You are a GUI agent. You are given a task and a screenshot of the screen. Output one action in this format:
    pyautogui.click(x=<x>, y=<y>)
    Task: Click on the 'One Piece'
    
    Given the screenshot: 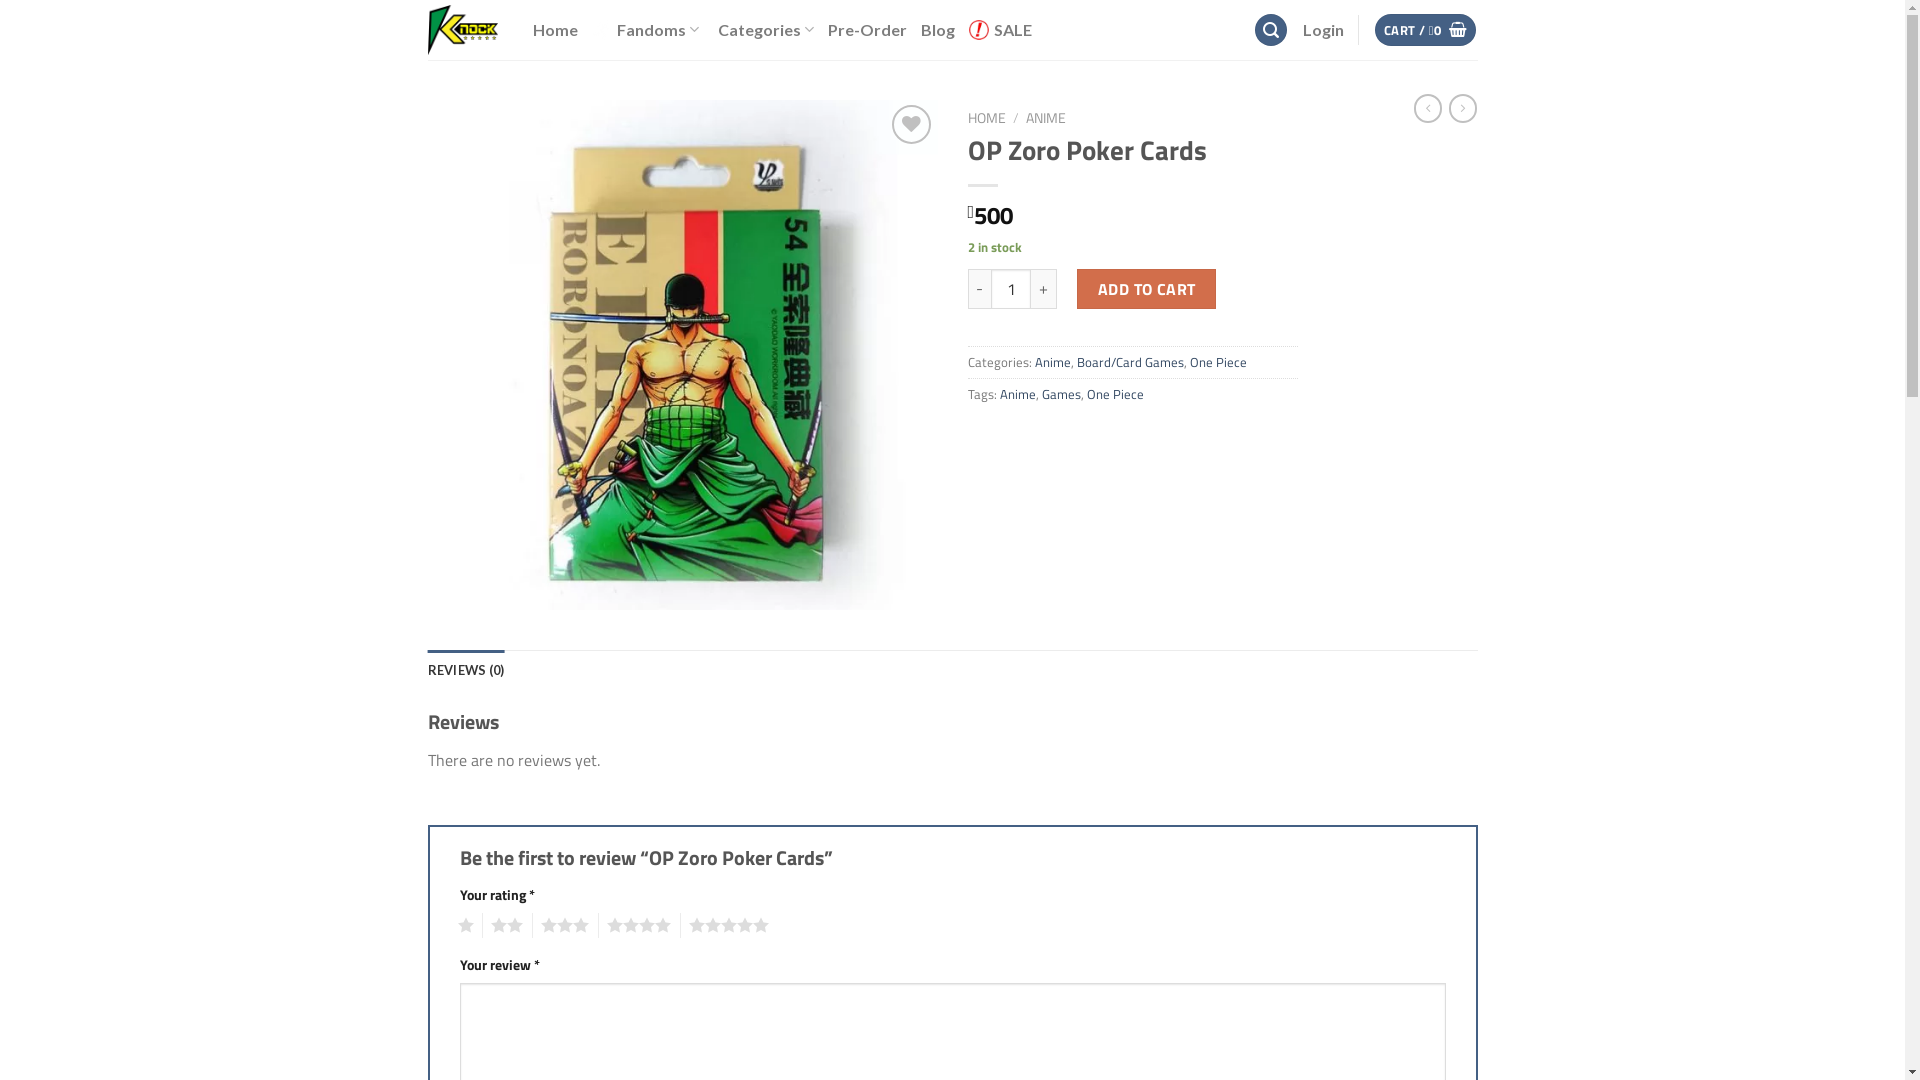 What is the action you would take?
    pyautogui.click(x=1190, y=362)
    